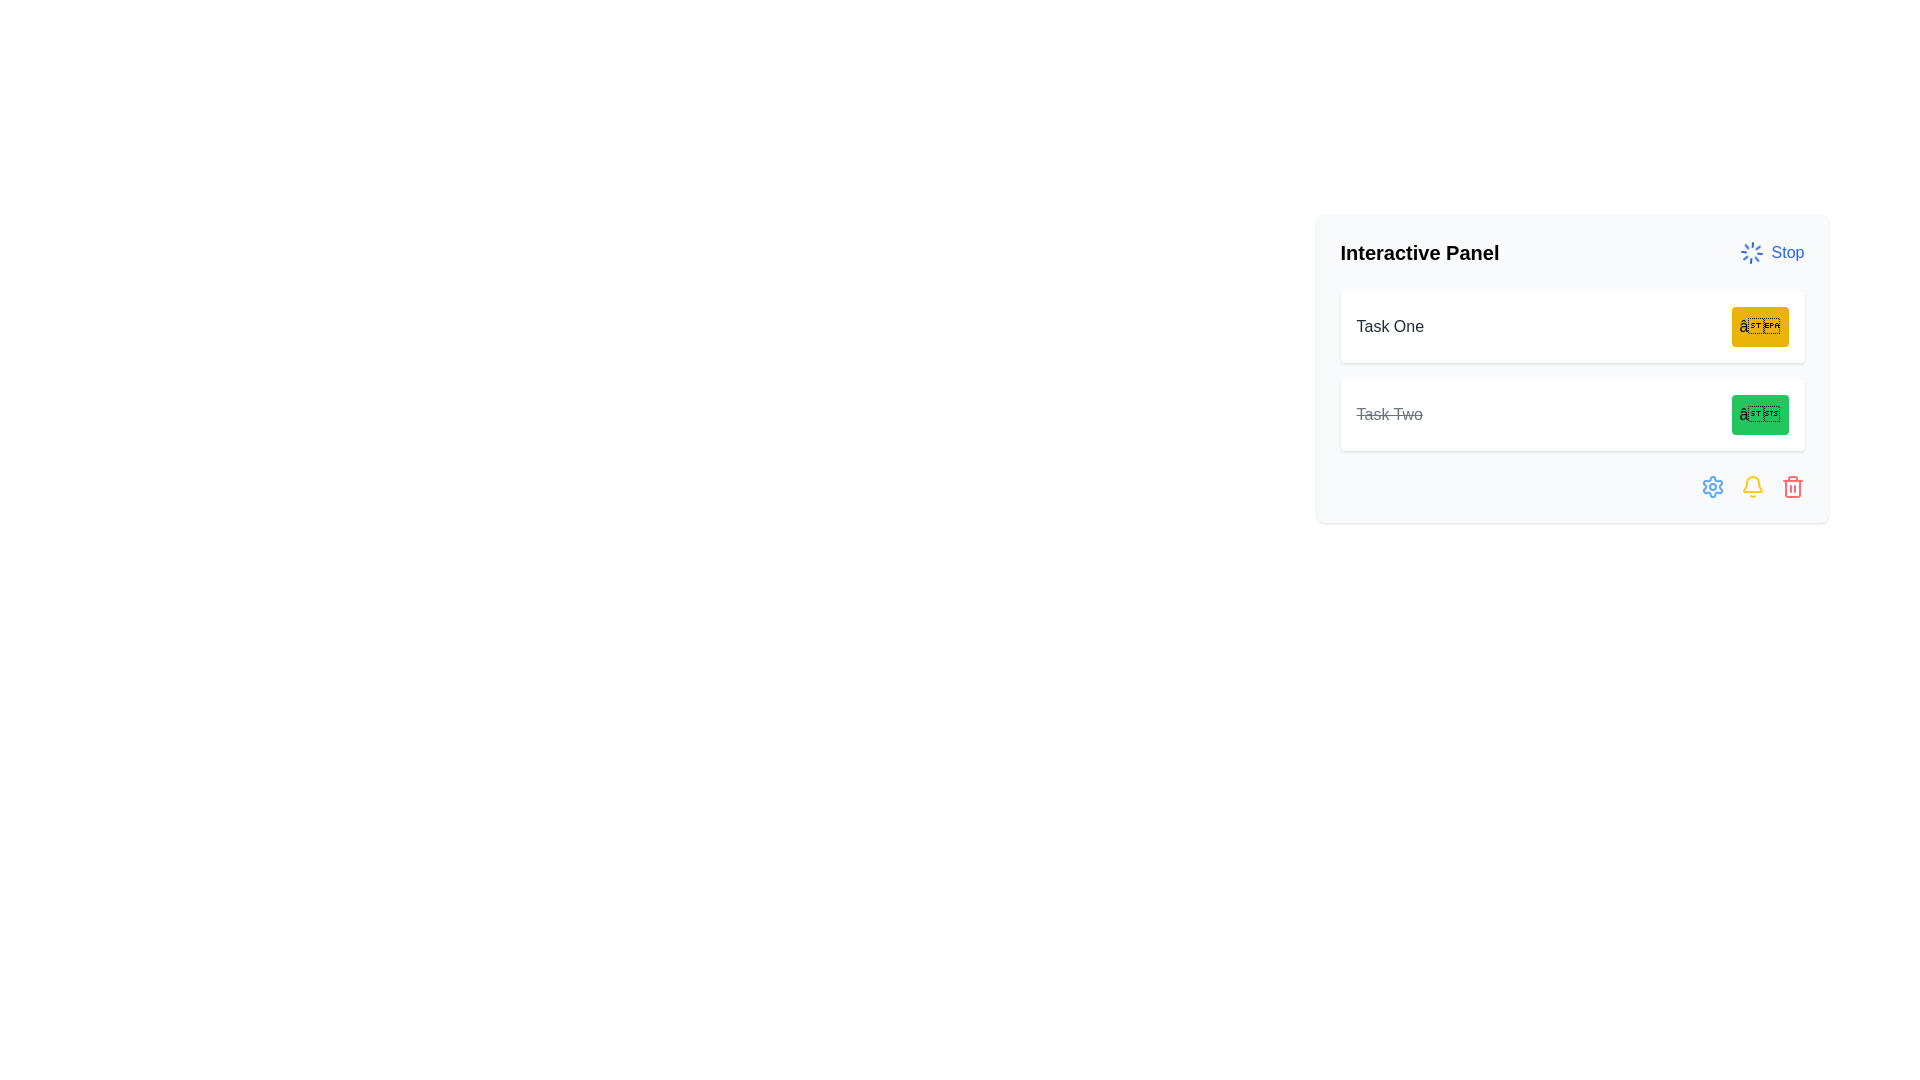  What do you see at coordinates (1760, 326) in the screenshot?
I see `the rectangular button with a yellow background and the '✗' symbol, located to the right of the 'Task One' label` at bounding box center [1760, 326].